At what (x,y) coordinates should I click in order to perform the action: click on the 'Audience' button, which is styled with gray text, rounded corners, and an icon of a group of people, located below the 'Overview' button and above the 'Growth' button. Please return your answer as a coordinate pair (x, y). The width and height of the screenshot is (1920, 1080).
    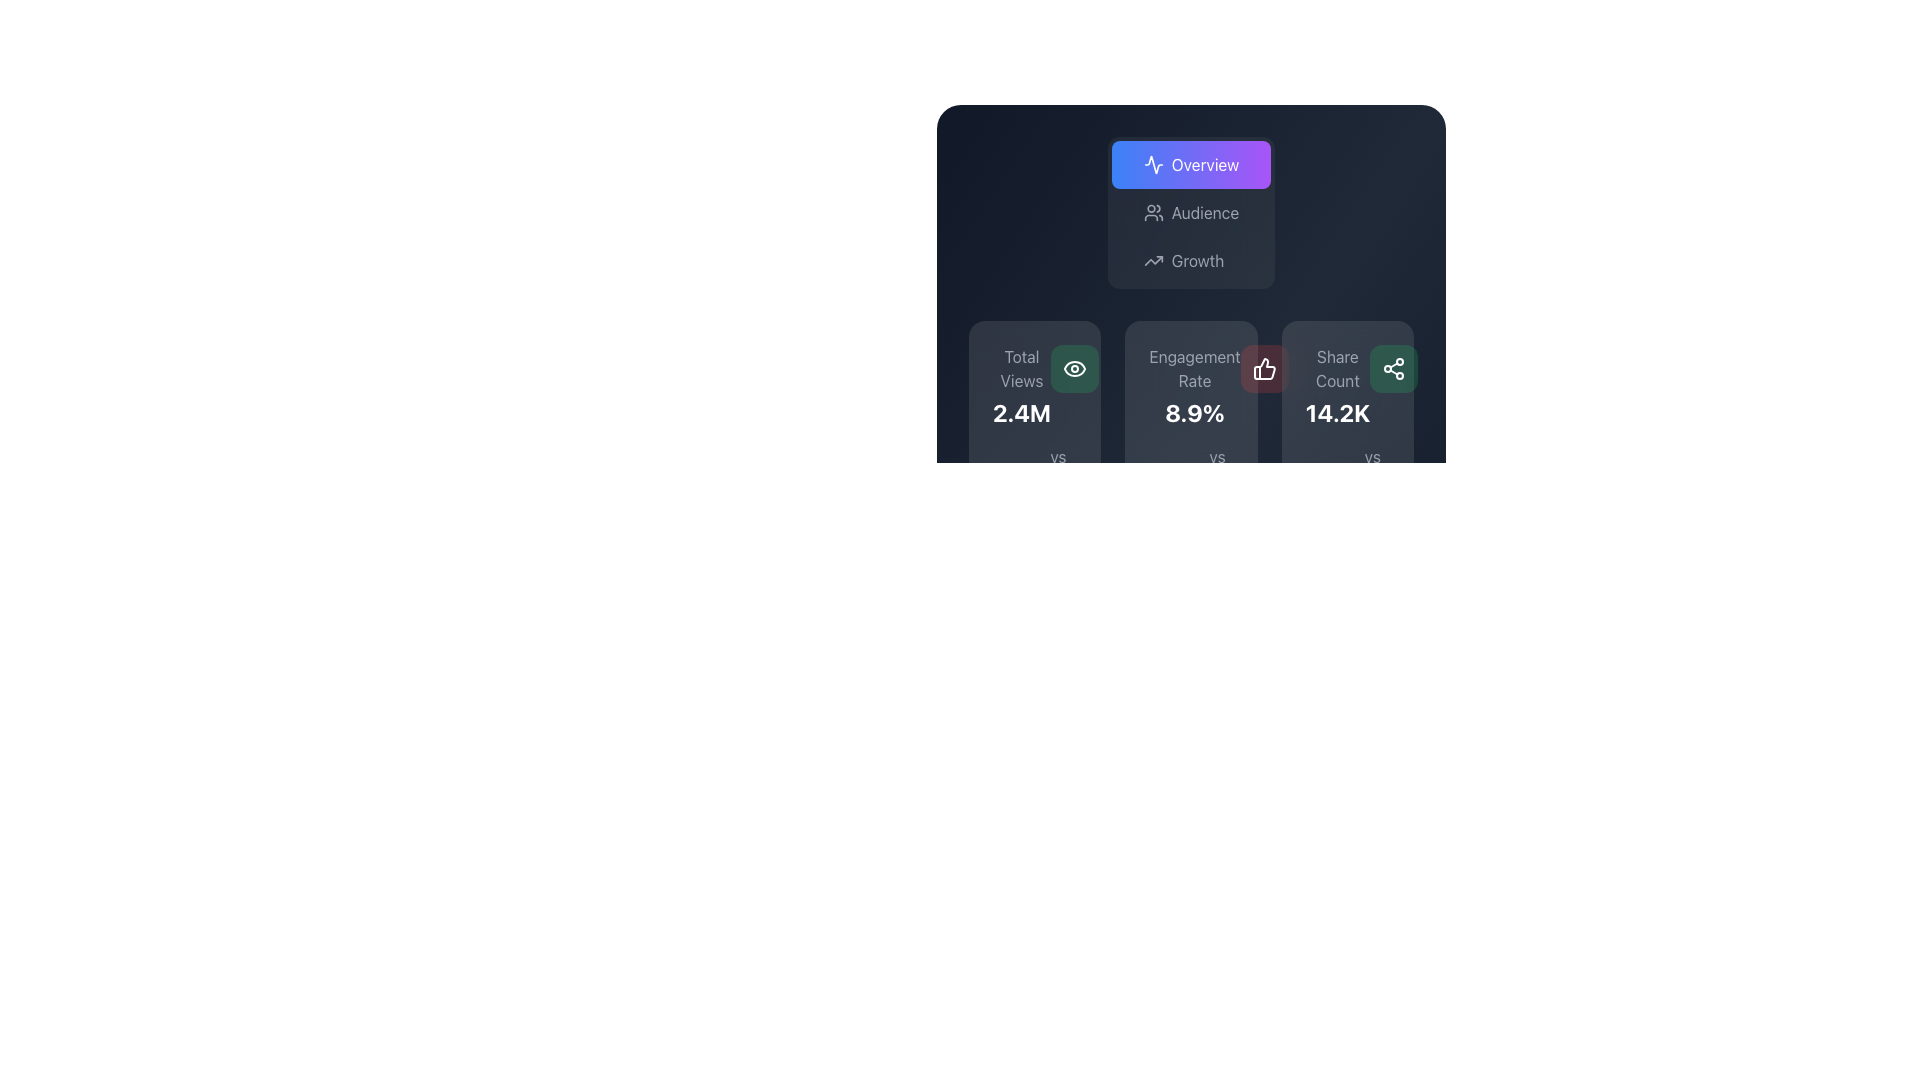
    Looking at the image, I should click on (1190, 212).